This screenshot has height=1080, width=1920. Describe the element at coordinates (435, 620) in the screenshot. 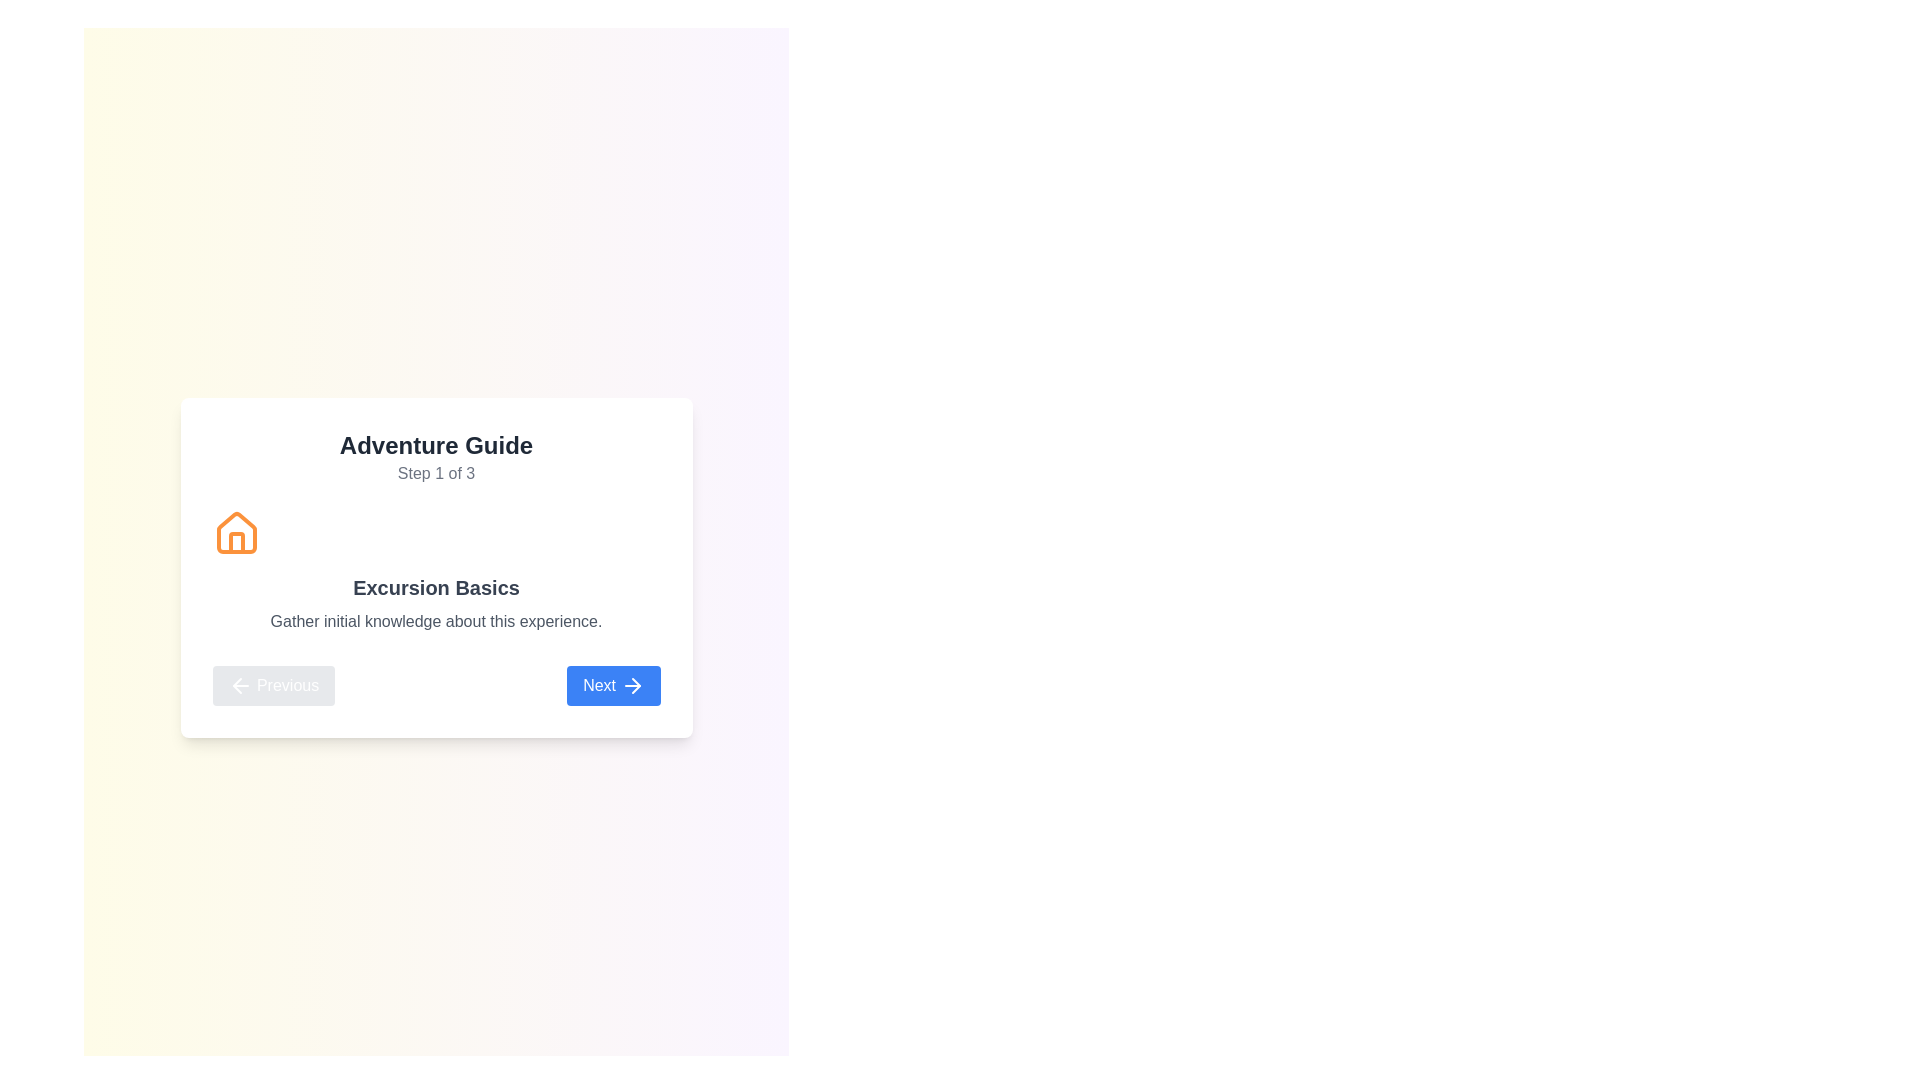

I see `the text label that reads 'Gather initial knowledge about this experience.' which is positioned beneath the heading 'Excursion Basics.'` at that location.